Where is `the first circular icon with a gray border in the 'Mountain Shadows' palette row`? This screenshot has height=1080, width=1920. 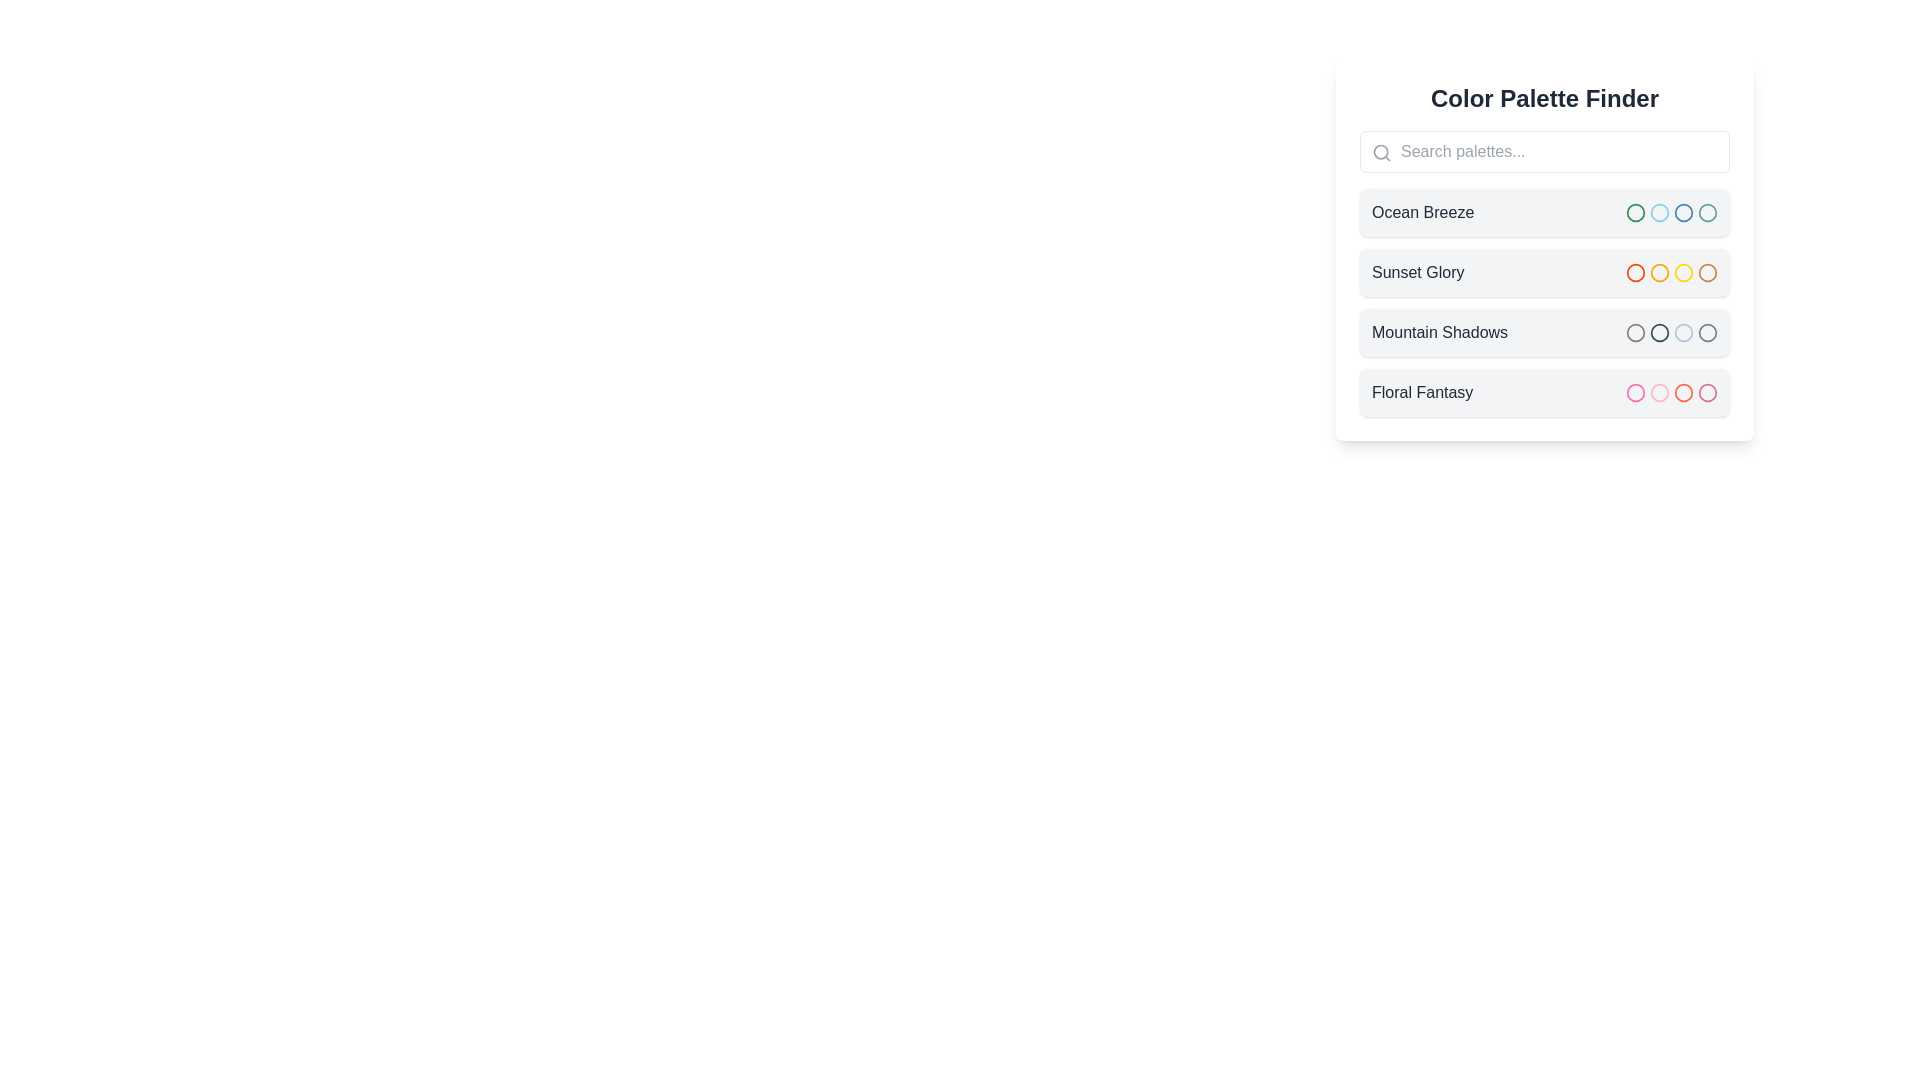 the first circular icon with a gray border in the 'Mountain Shadows' palette row is located at coordinates (1636, 331).